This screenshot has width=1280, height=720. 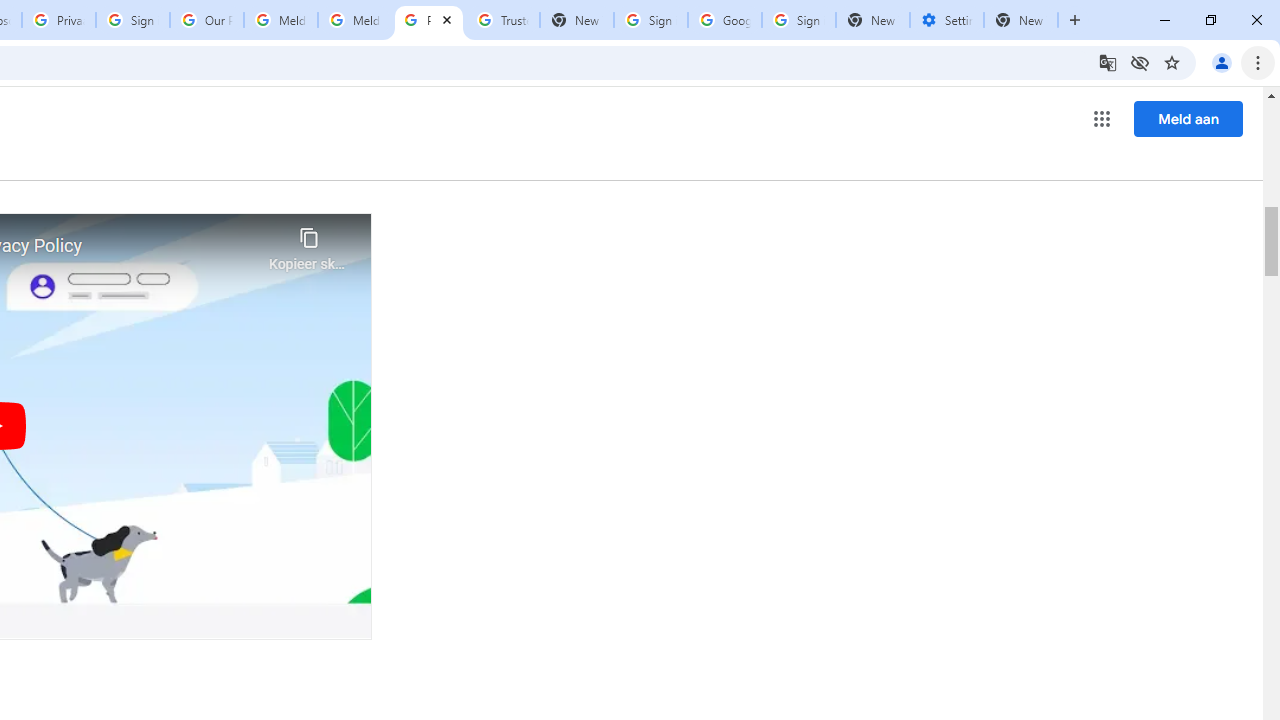 I want to click on 'Kopieer skakel', so click(x=308, y=243).